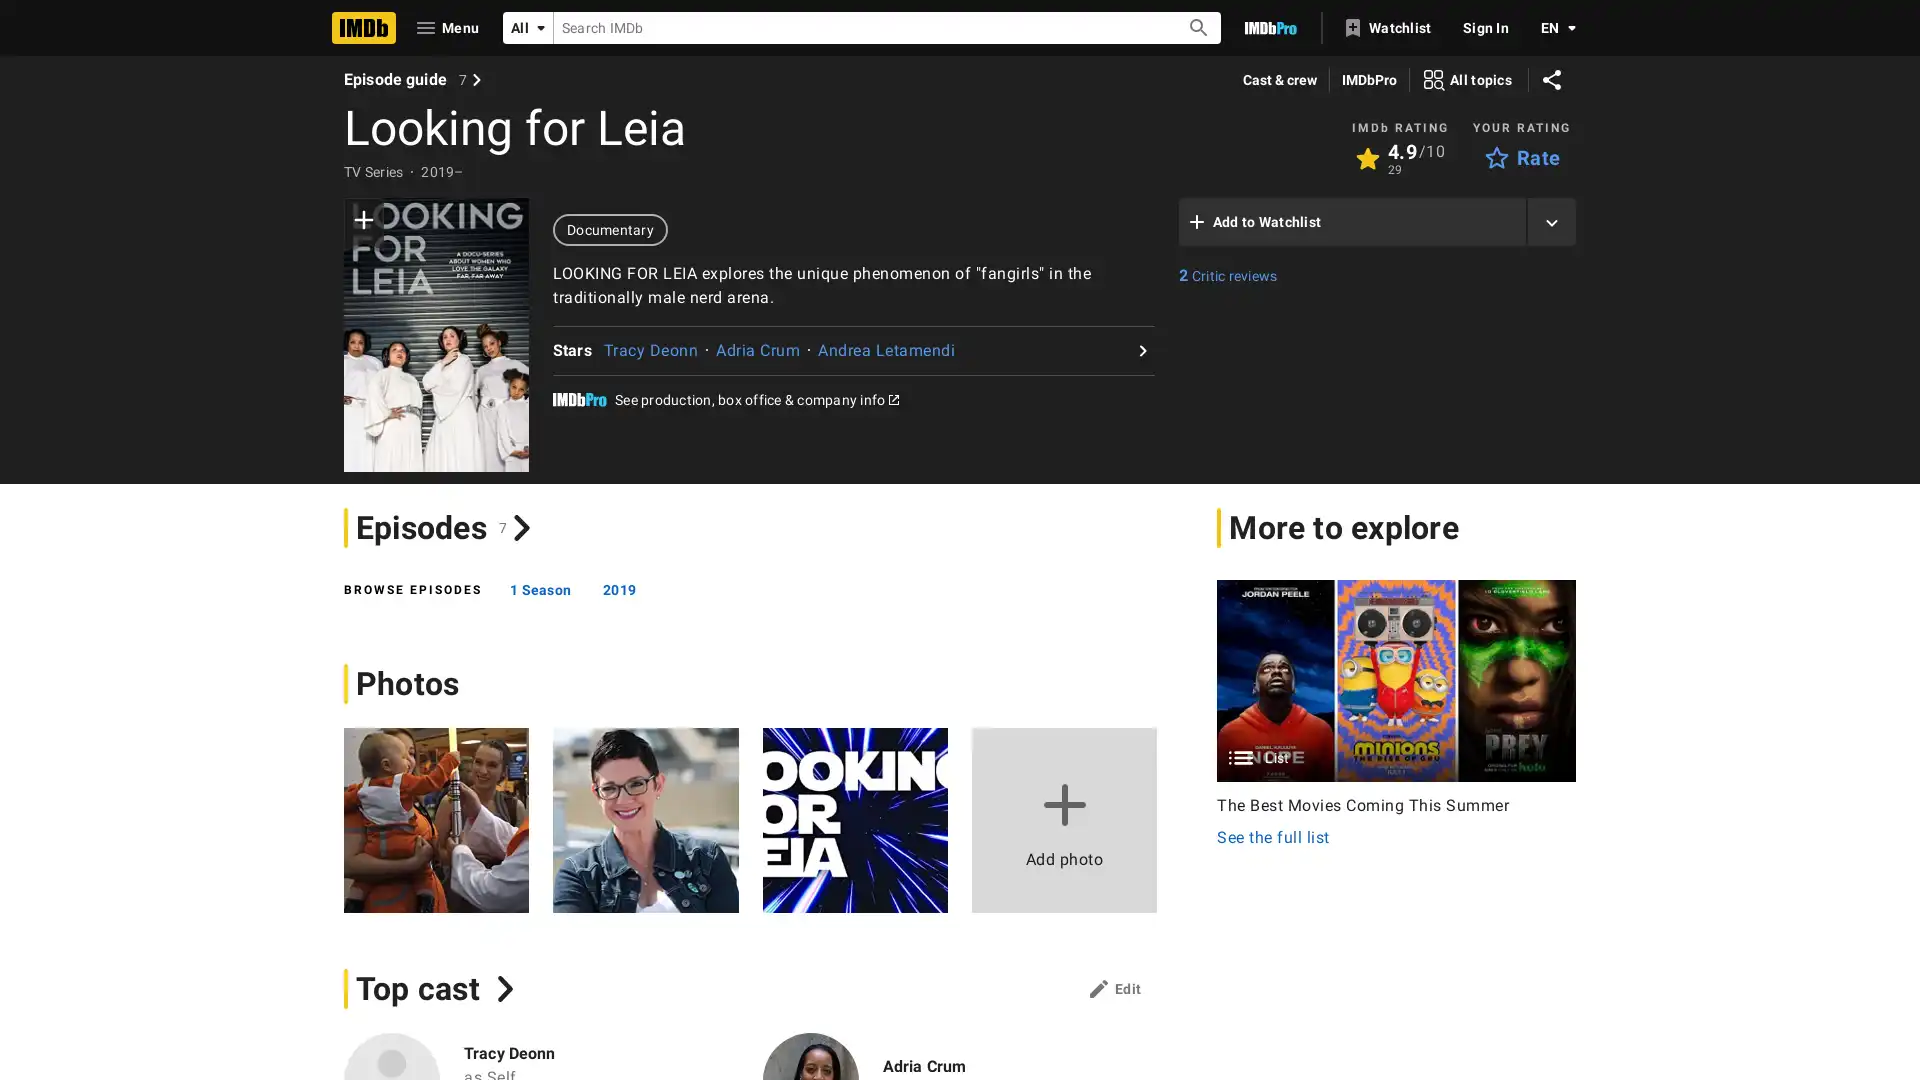 This screenshot has height=1080, width=1920. Describe the element at coordinates (1387, 27) in the screenshot. I see `Watchlist` at that location.